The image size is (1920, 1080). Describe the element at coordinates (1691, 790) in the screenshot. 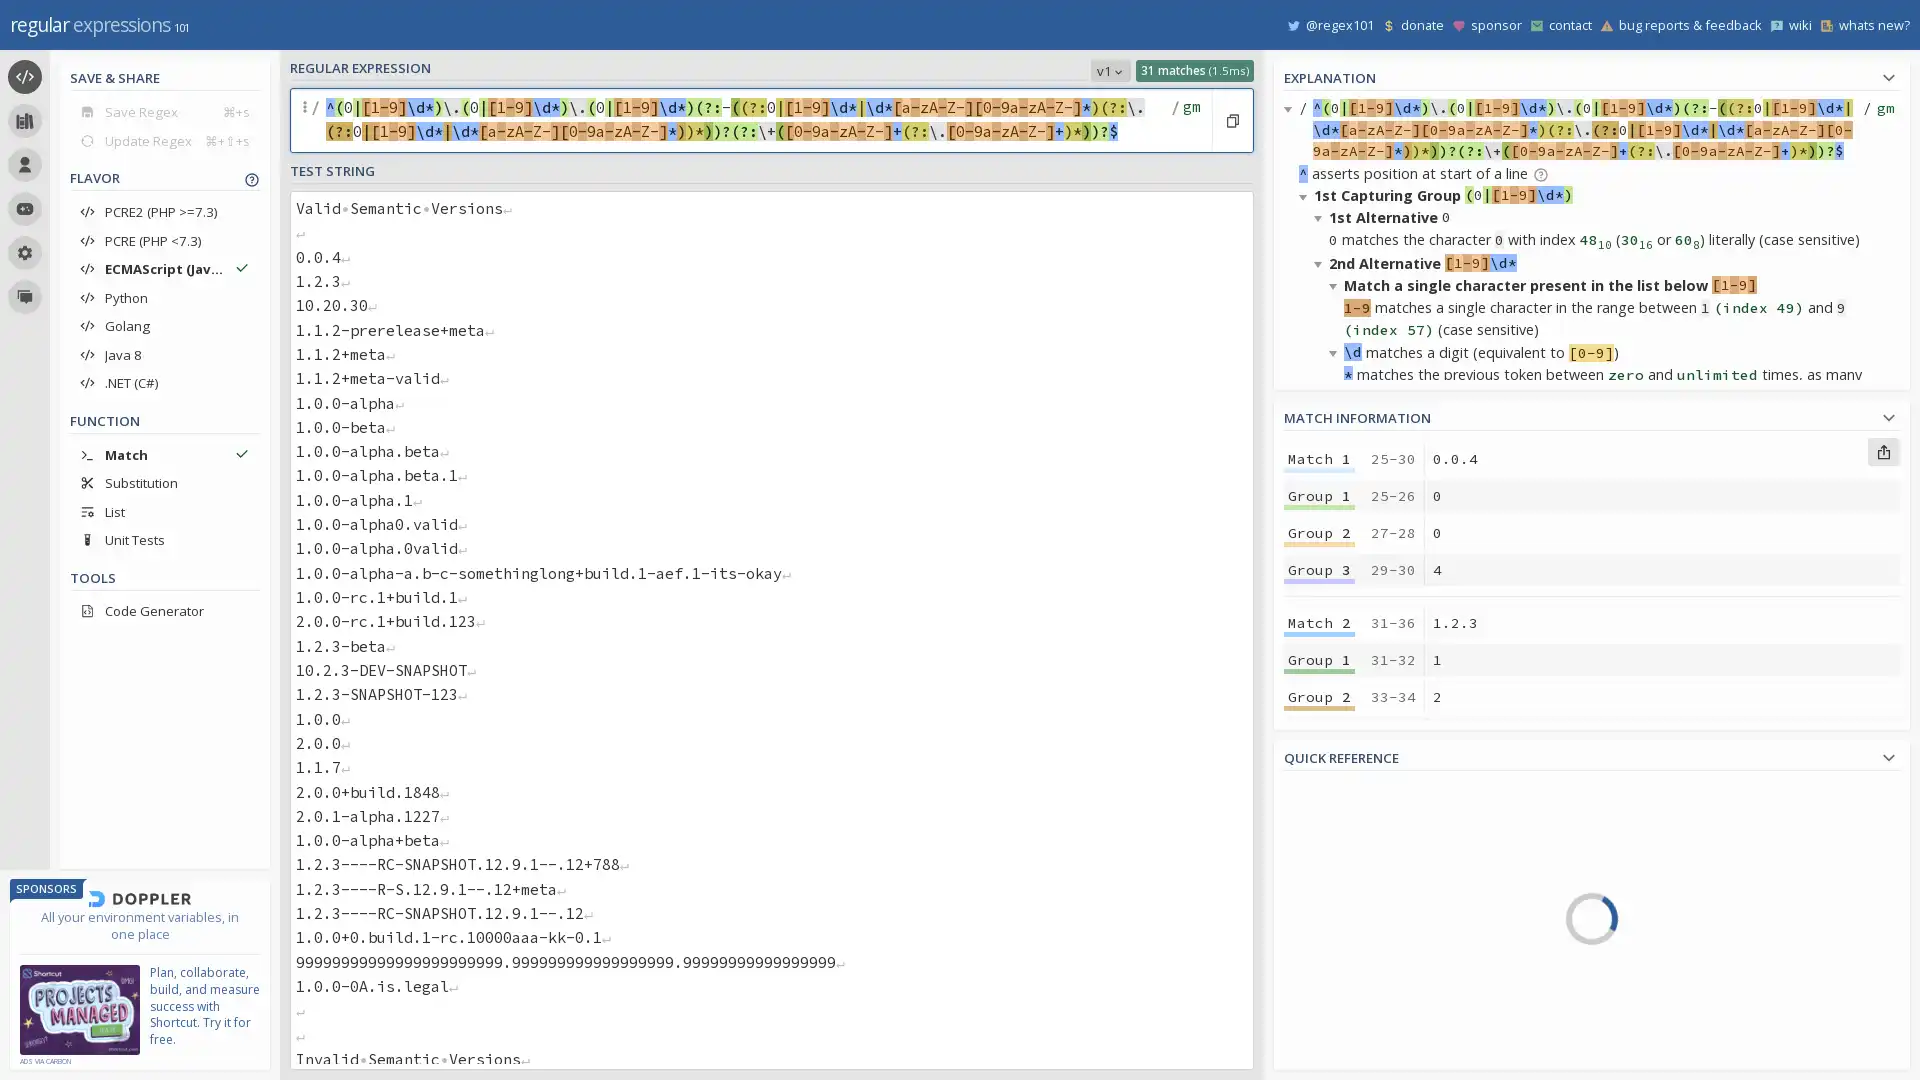

I see `A single character of: a, b or c [abc]` at that location.